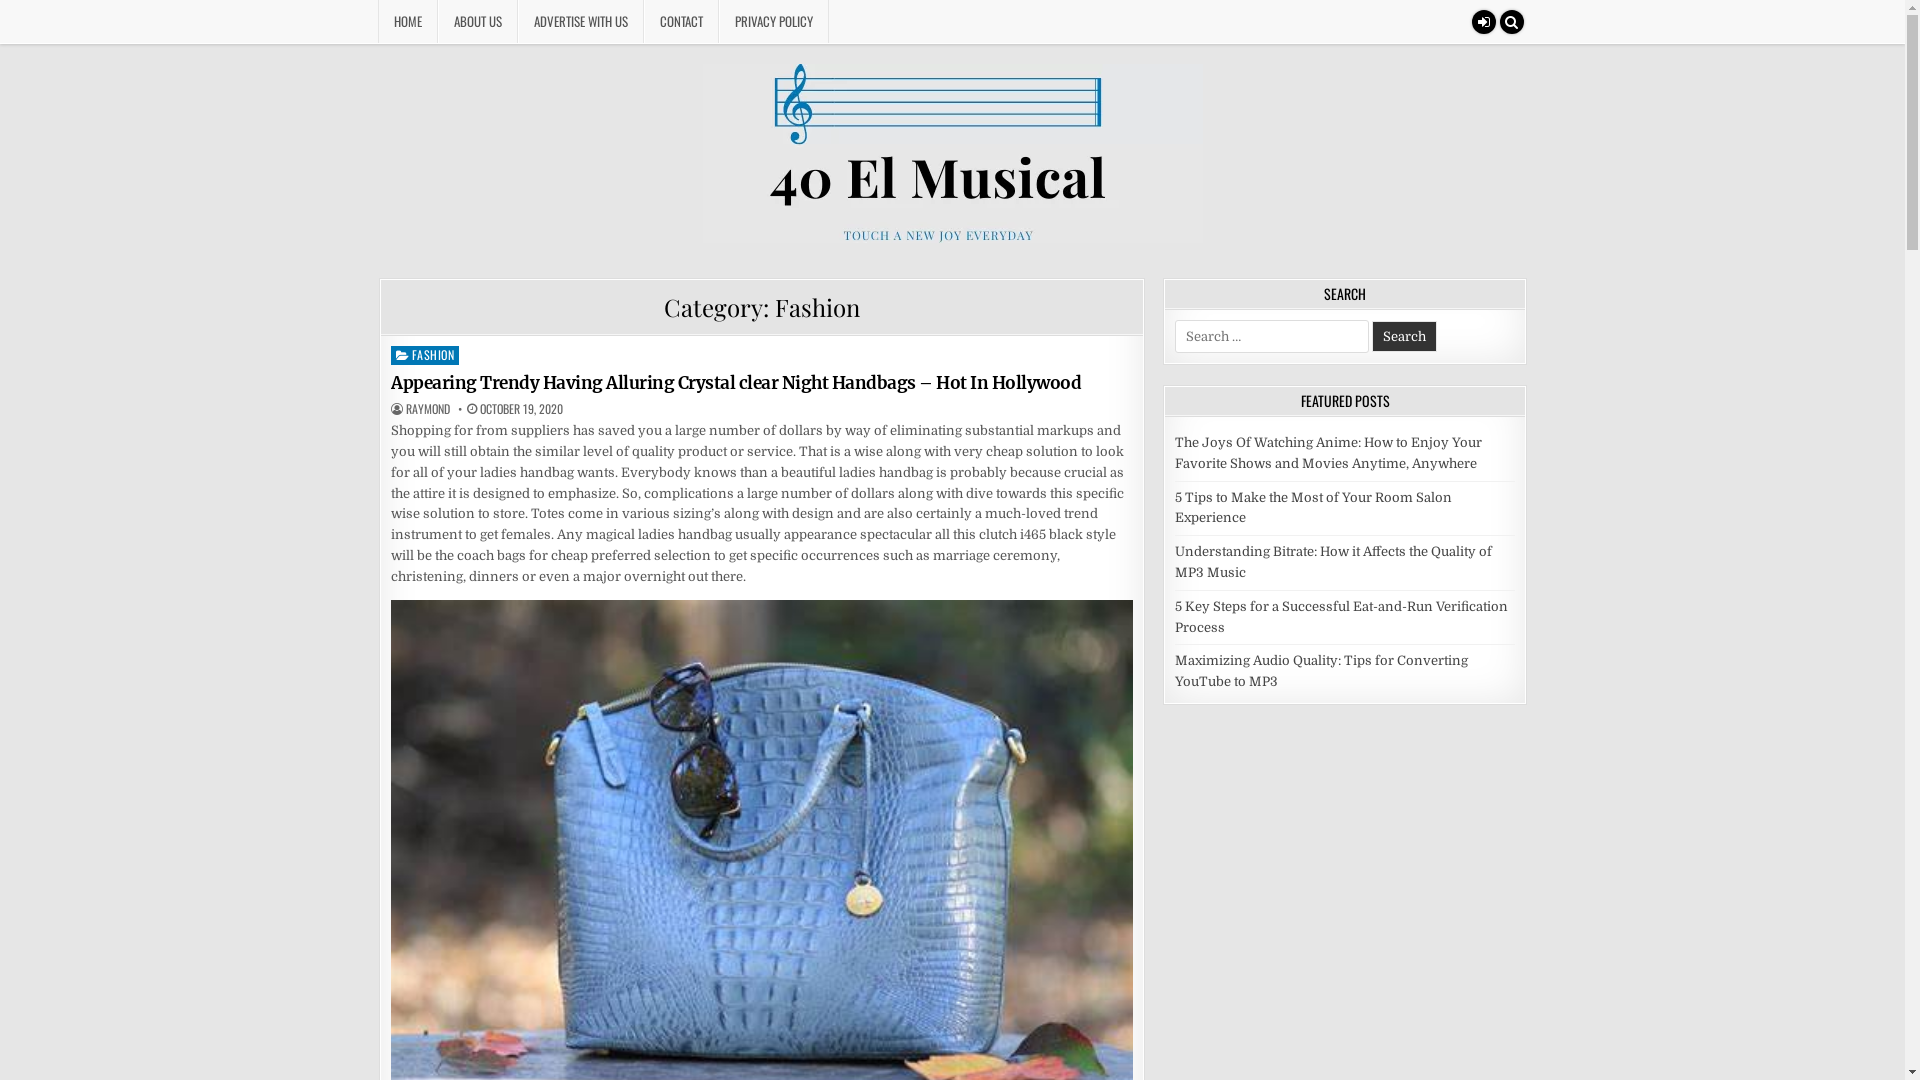  I want to click on 'ADVERTISE WITH US', so click(518, 21).